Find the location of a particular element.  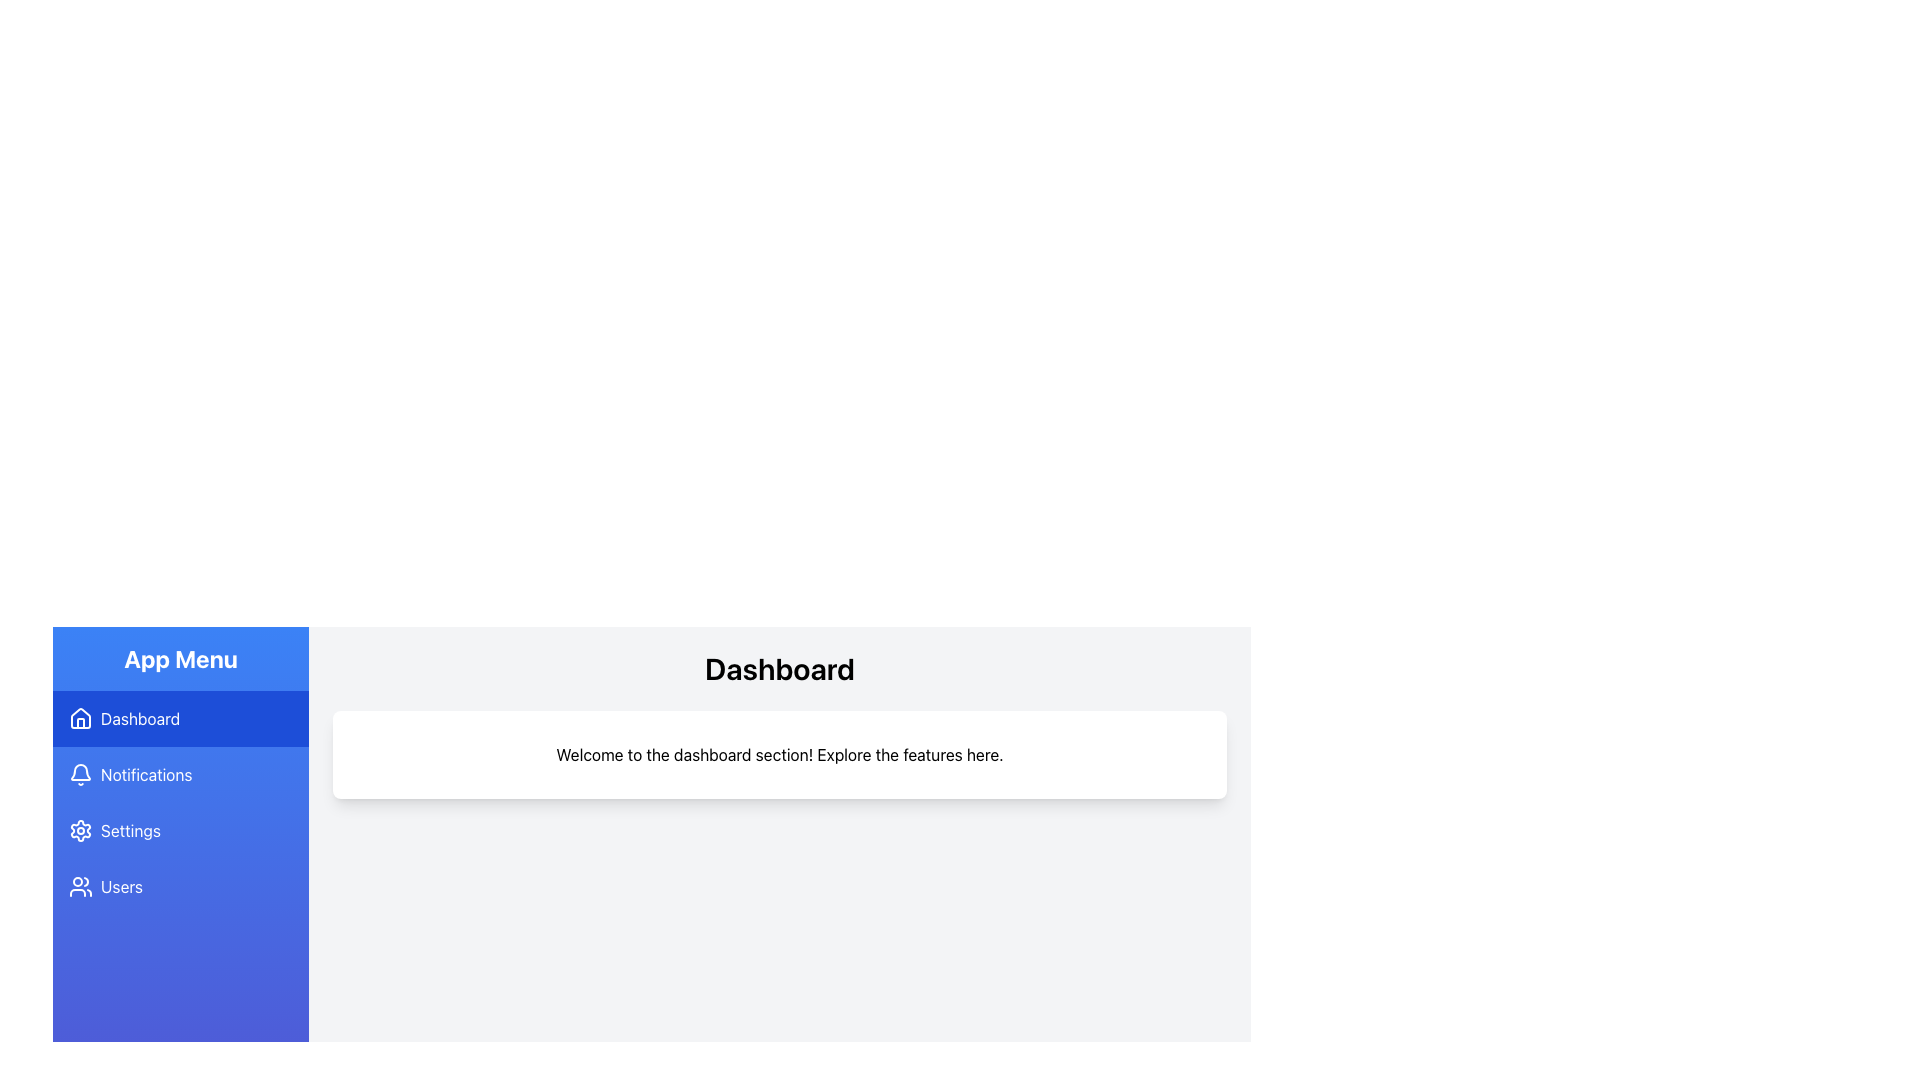

the house-shaped icon in the navigation menu, which is associated with the 'Home' function and located adjacent to the text 'Dashboard' is located at coordinates (80, 716).